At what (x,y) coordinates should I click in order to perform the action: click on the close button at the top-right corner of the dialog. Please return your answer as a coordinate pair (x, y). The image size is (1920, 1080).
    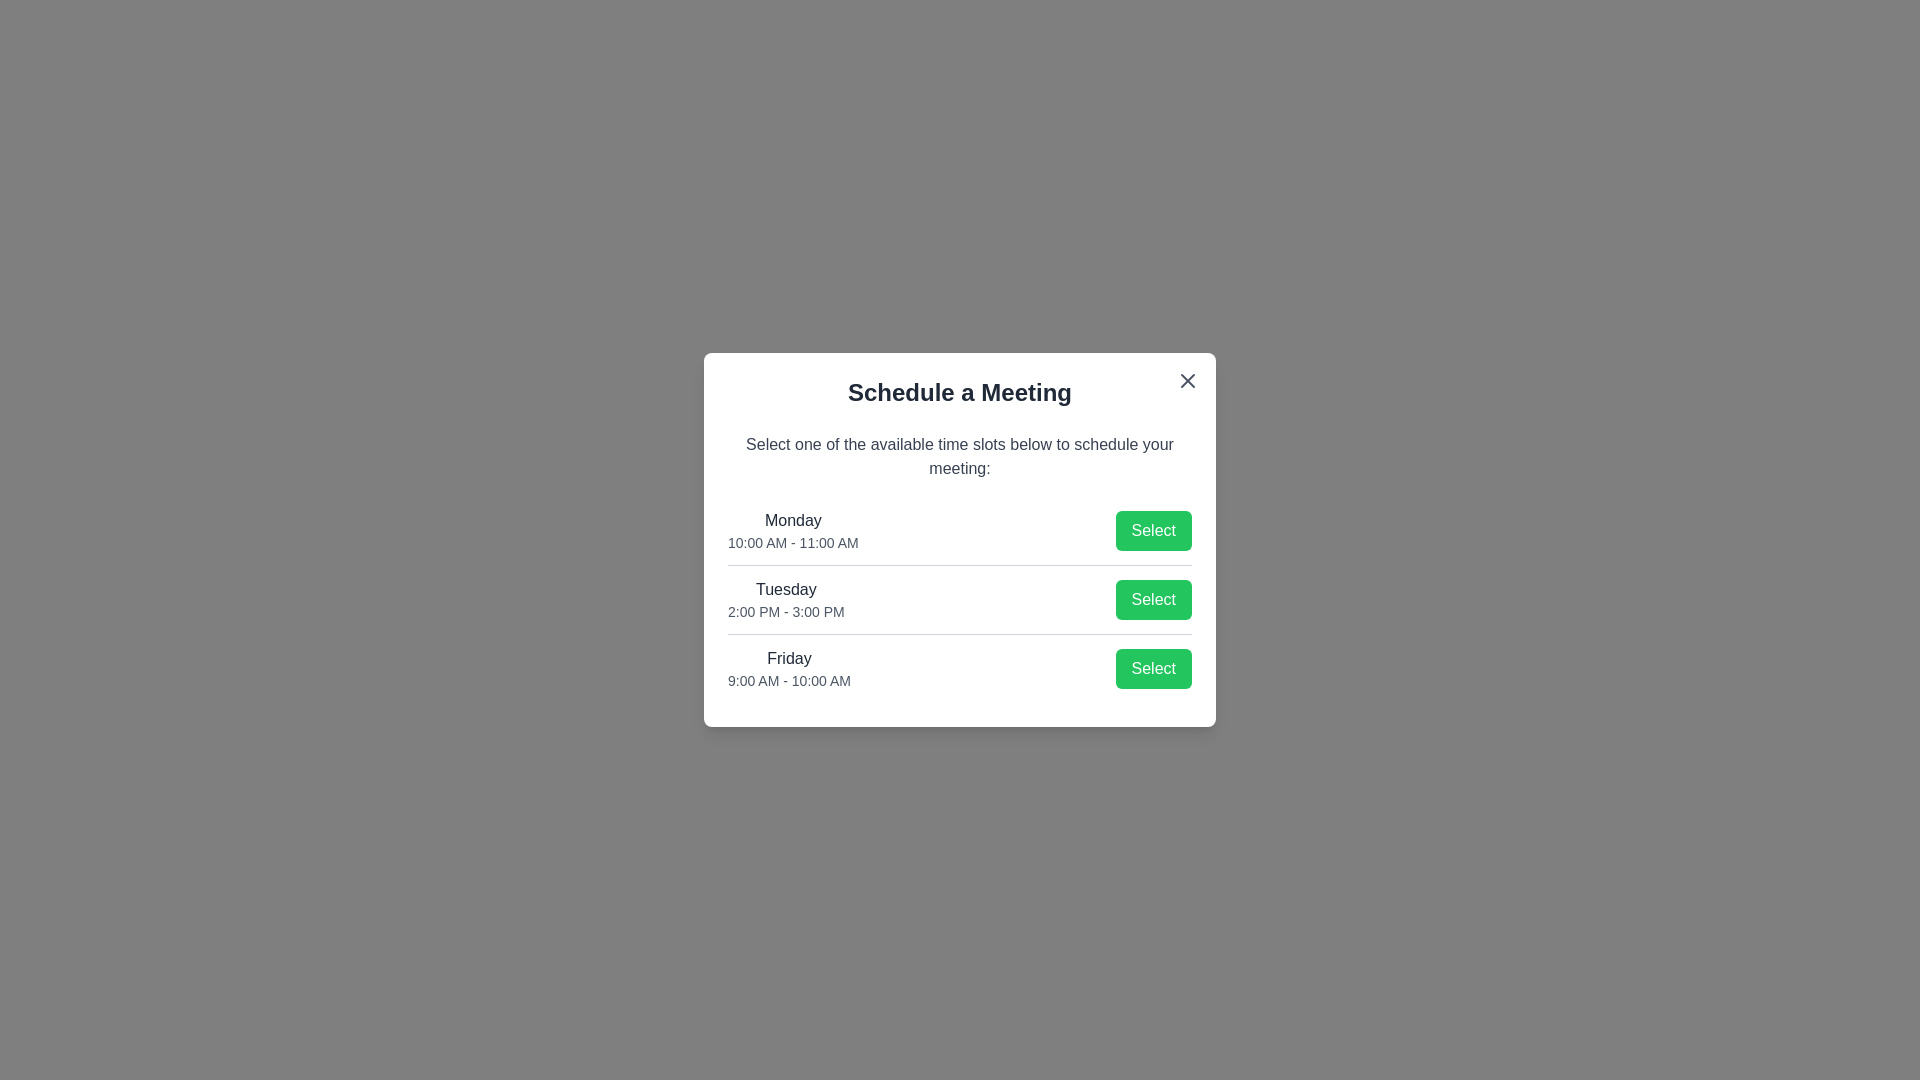
    Looking at the image, I should click on (1188, 381).